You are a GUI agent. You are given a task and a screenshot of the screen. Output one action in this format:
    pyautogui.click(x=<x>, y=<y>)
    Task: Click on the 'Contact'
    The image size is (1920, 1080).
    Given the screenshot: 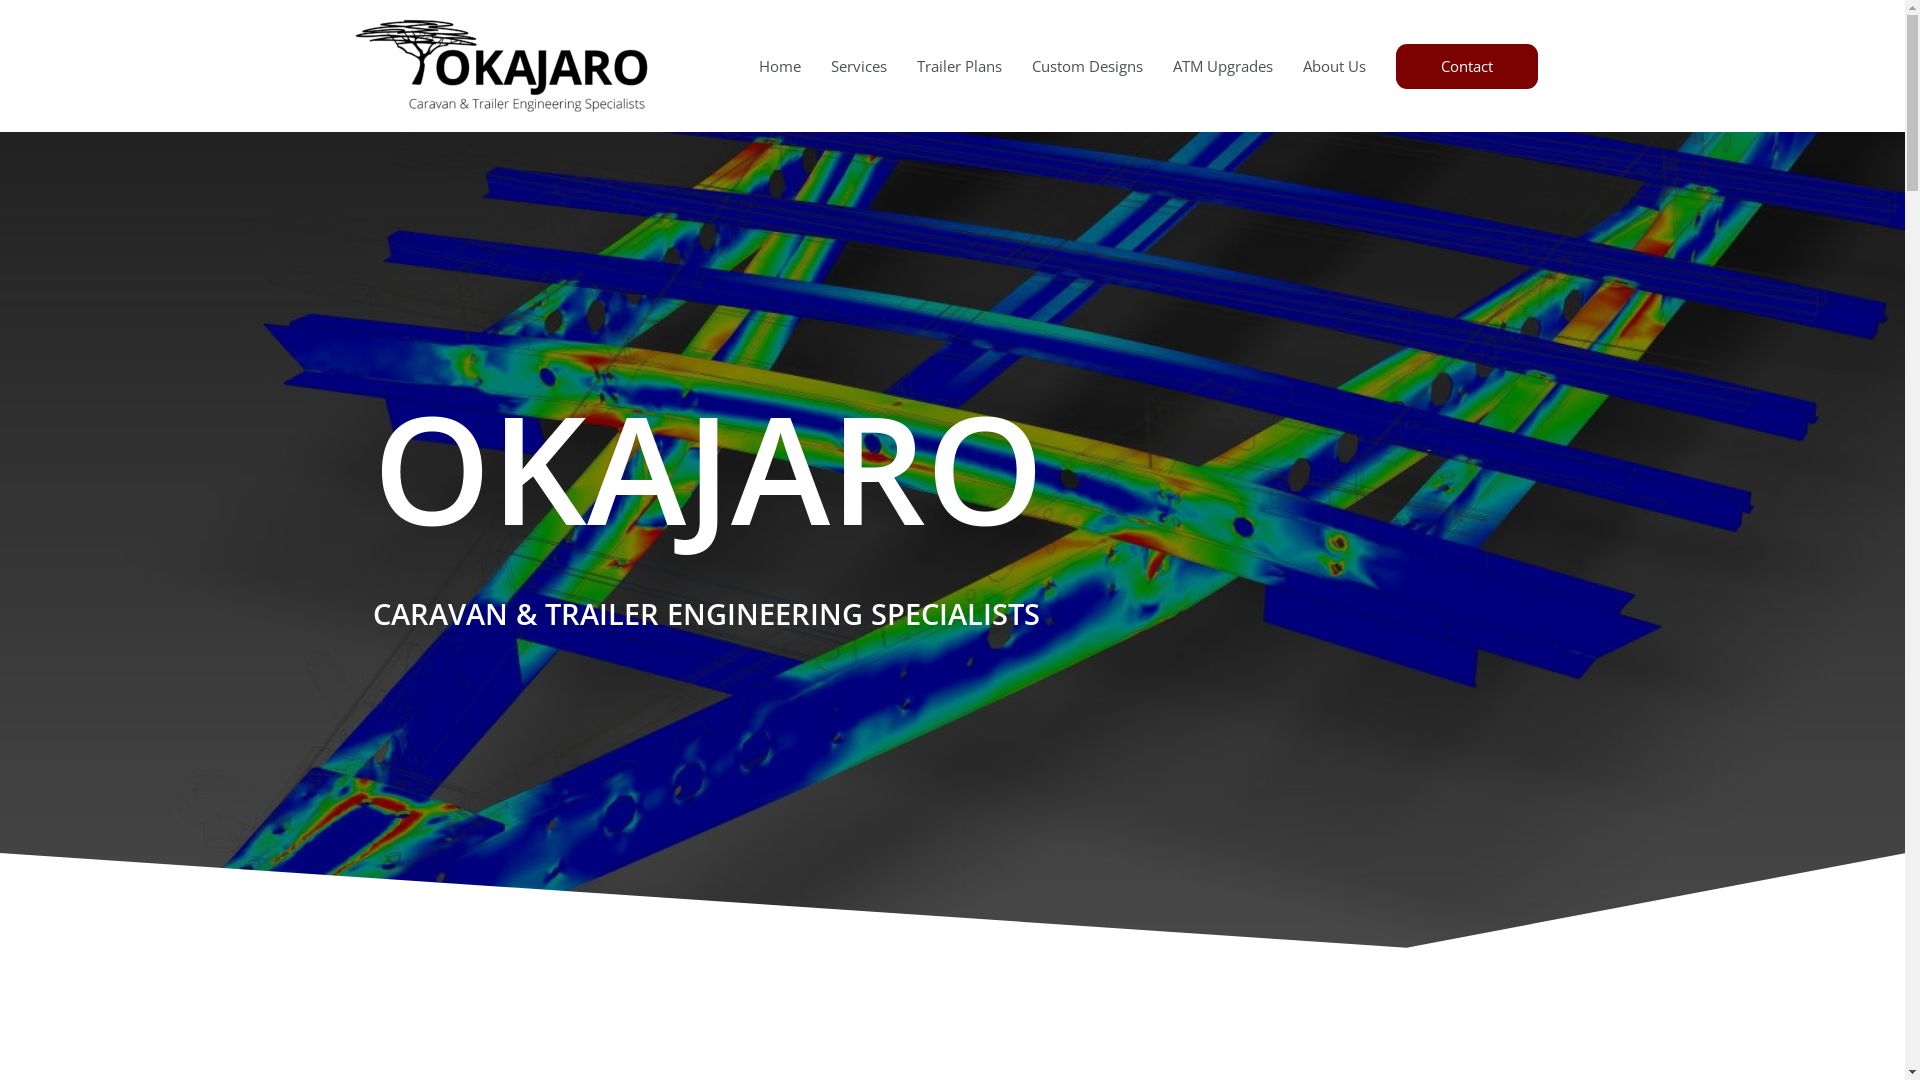 What is the action you would take?
    pyautogui.click(x=1467, y=65)
    